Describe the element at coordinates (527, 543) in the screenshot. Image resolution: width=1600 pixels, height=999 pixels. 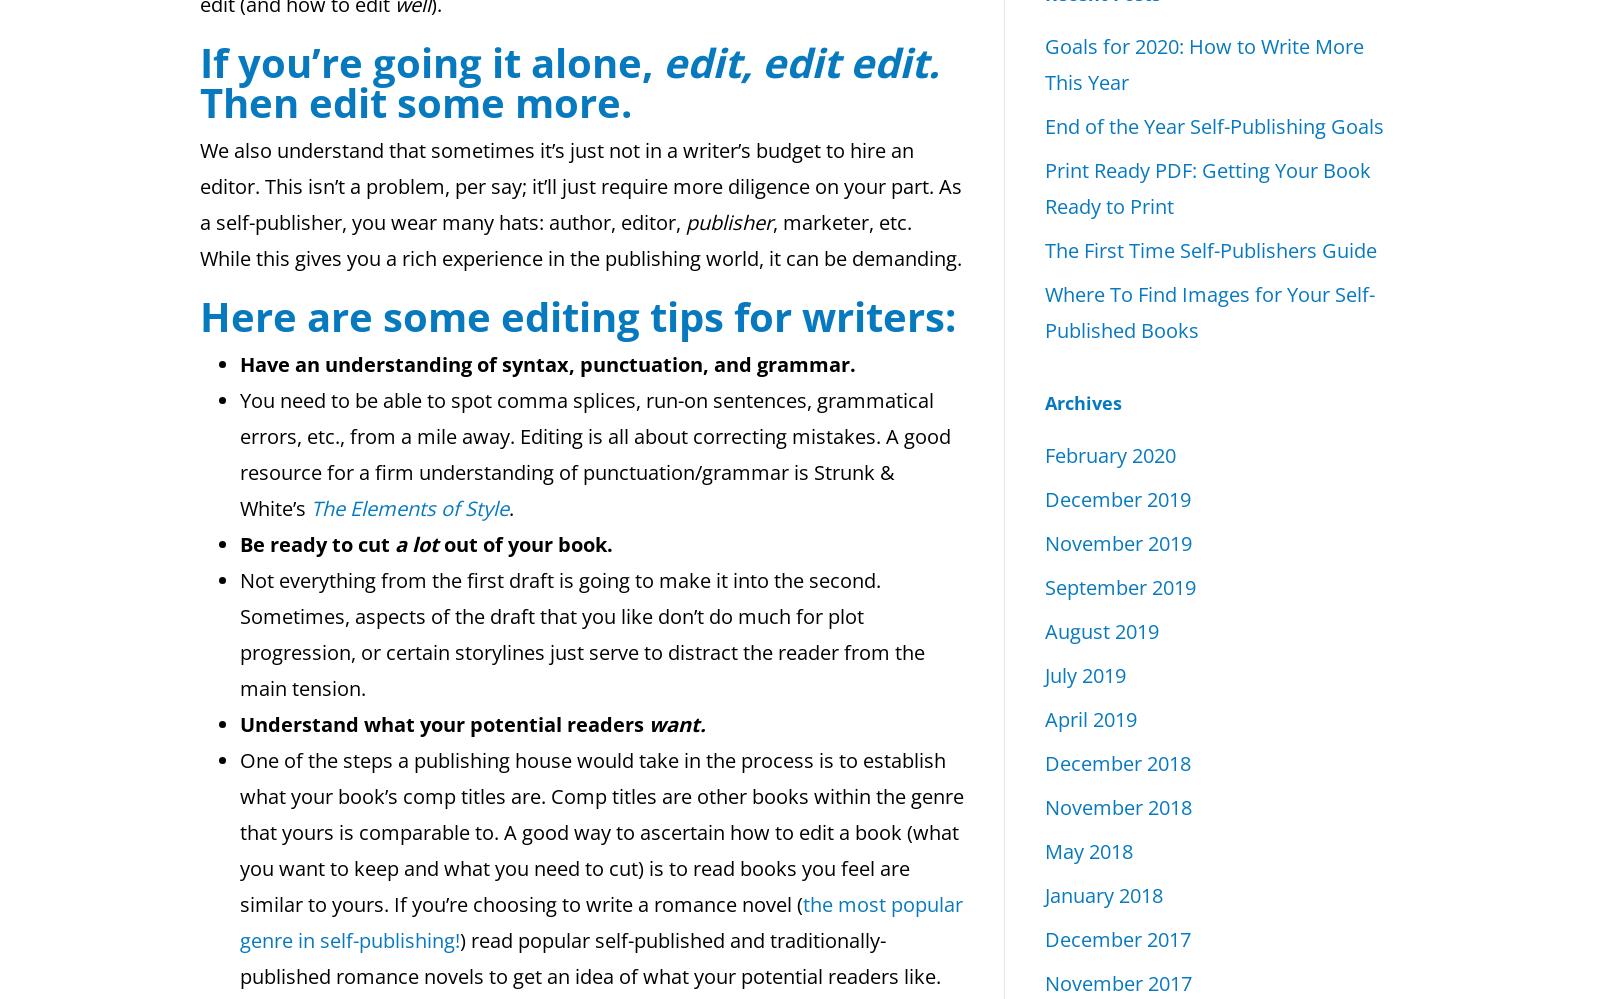
I see `'out of your book.'` at that location.